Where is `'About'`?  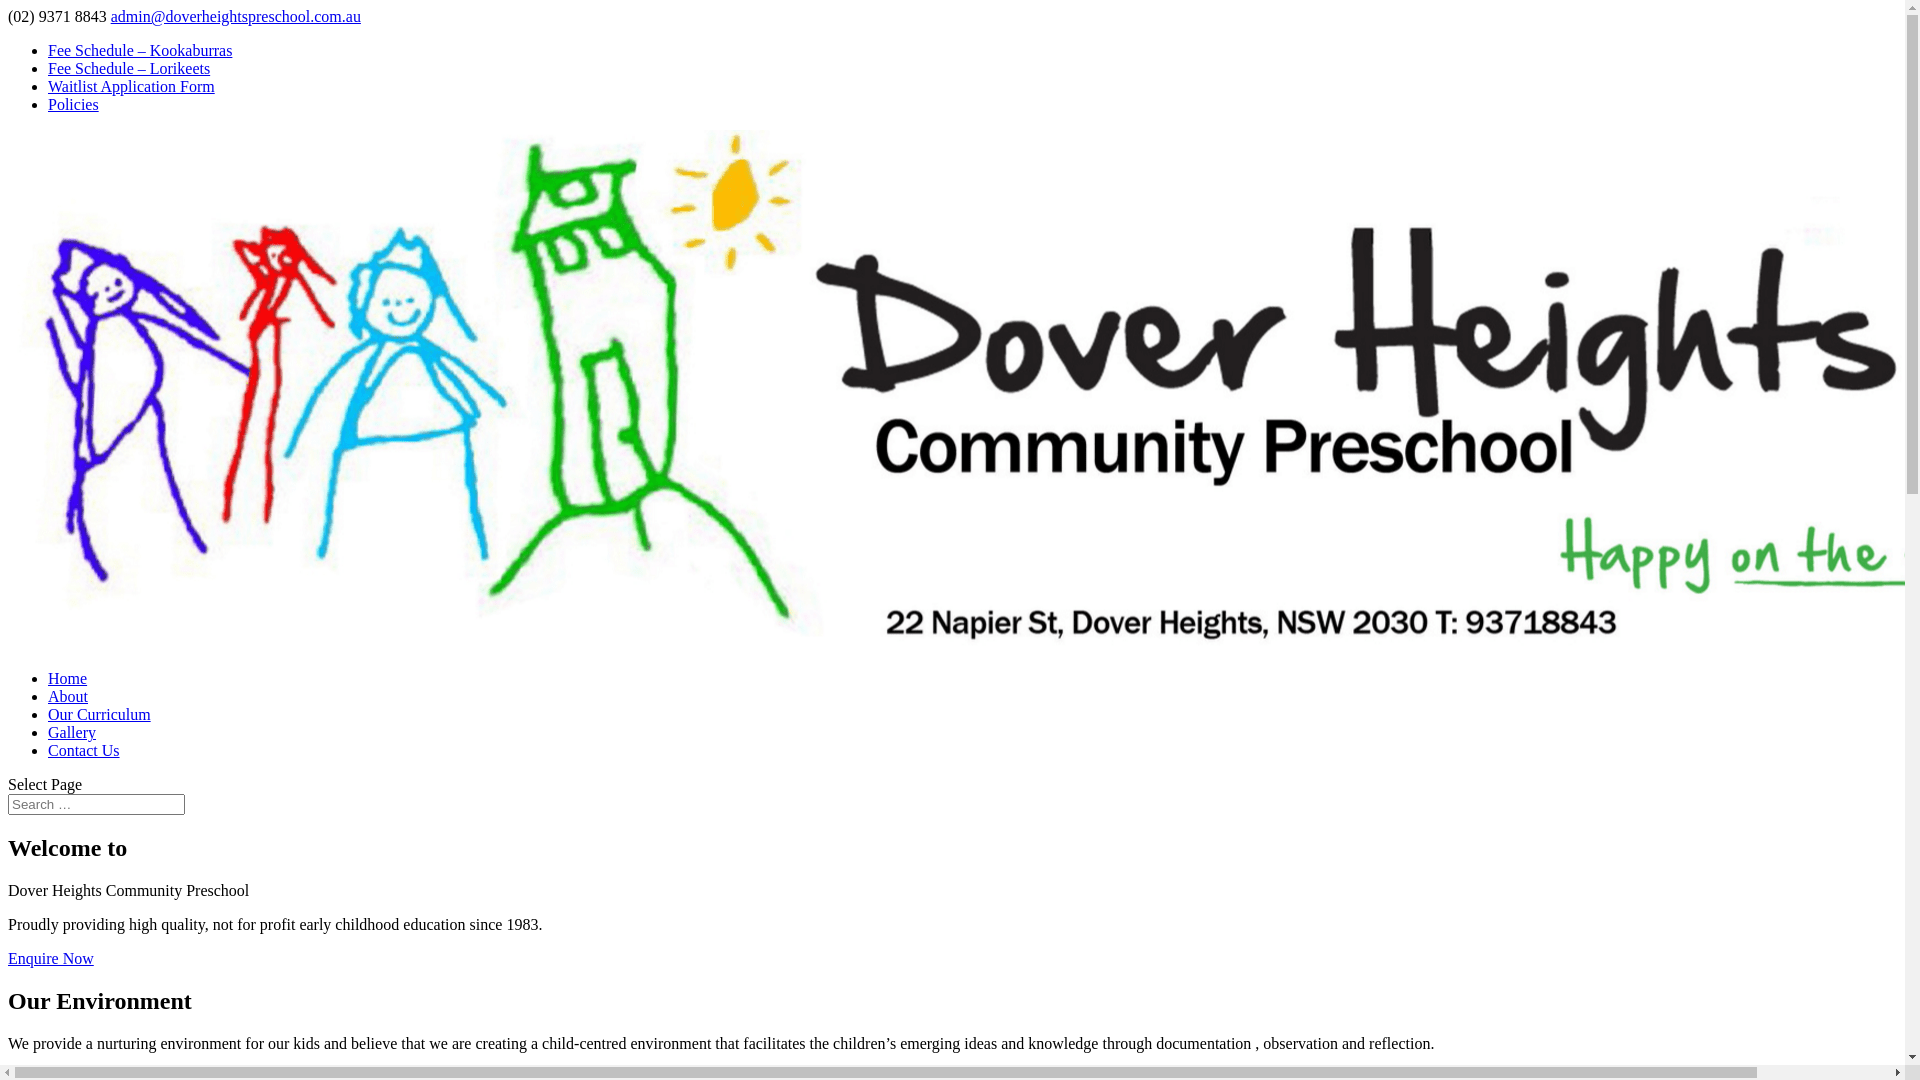 'About' is located at coordinates (67, 695).